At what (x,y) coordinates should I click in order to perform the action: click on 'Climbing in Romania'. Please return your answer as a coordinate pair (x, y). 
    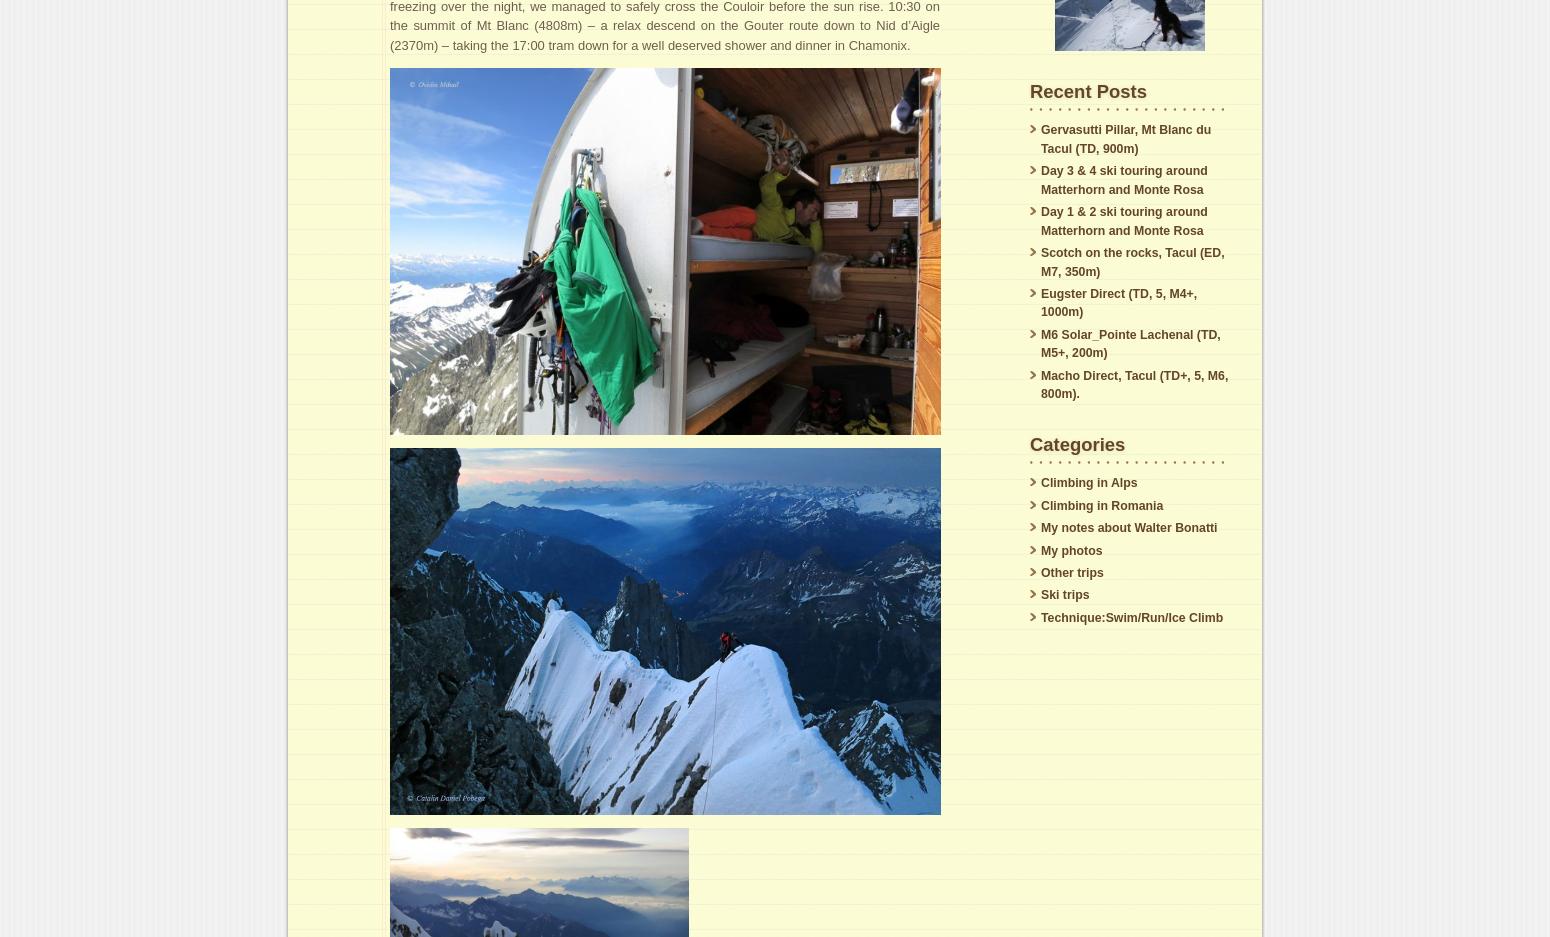
    Looking at the image, I should click on (1101, 504).